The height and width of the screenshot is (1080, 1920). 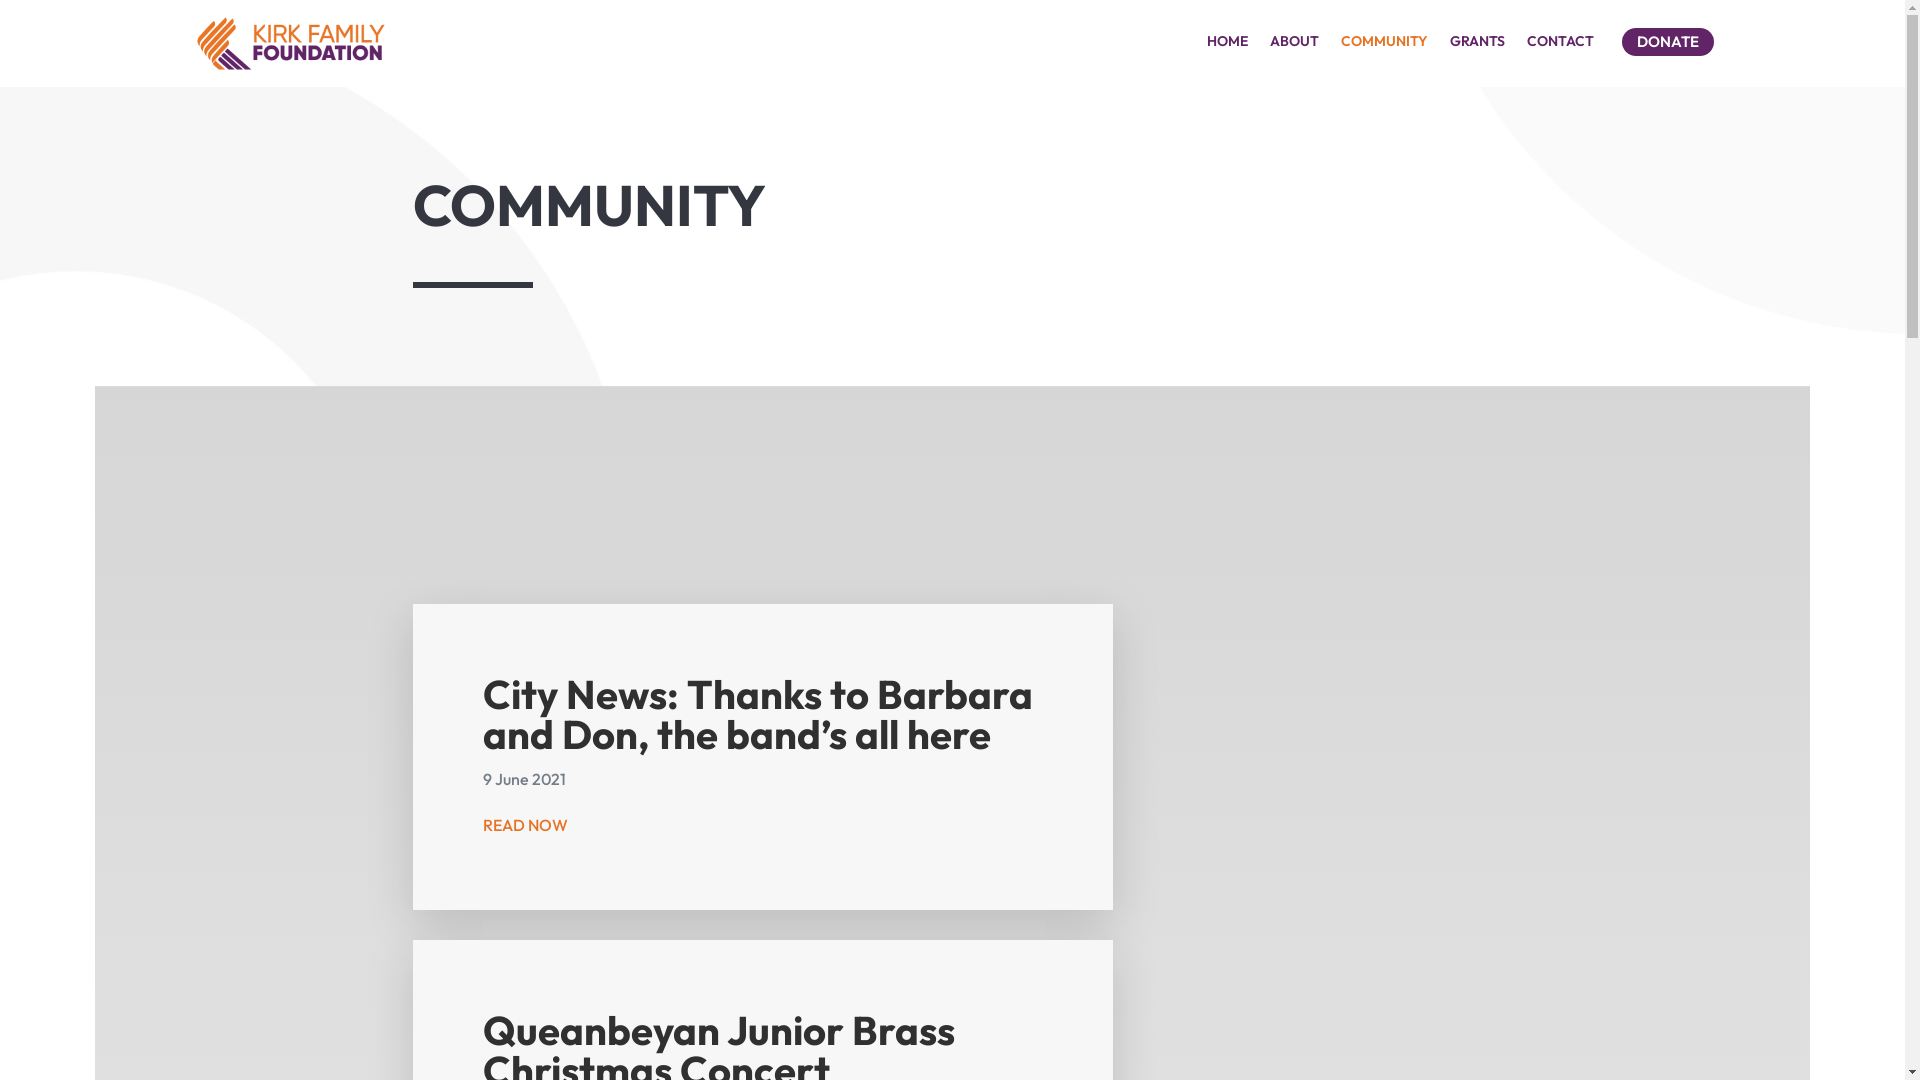 What do you see at coordinates (1559, 45) in the screenshot?
I see `'CONTACT'` at bounding box center [1559, 45].